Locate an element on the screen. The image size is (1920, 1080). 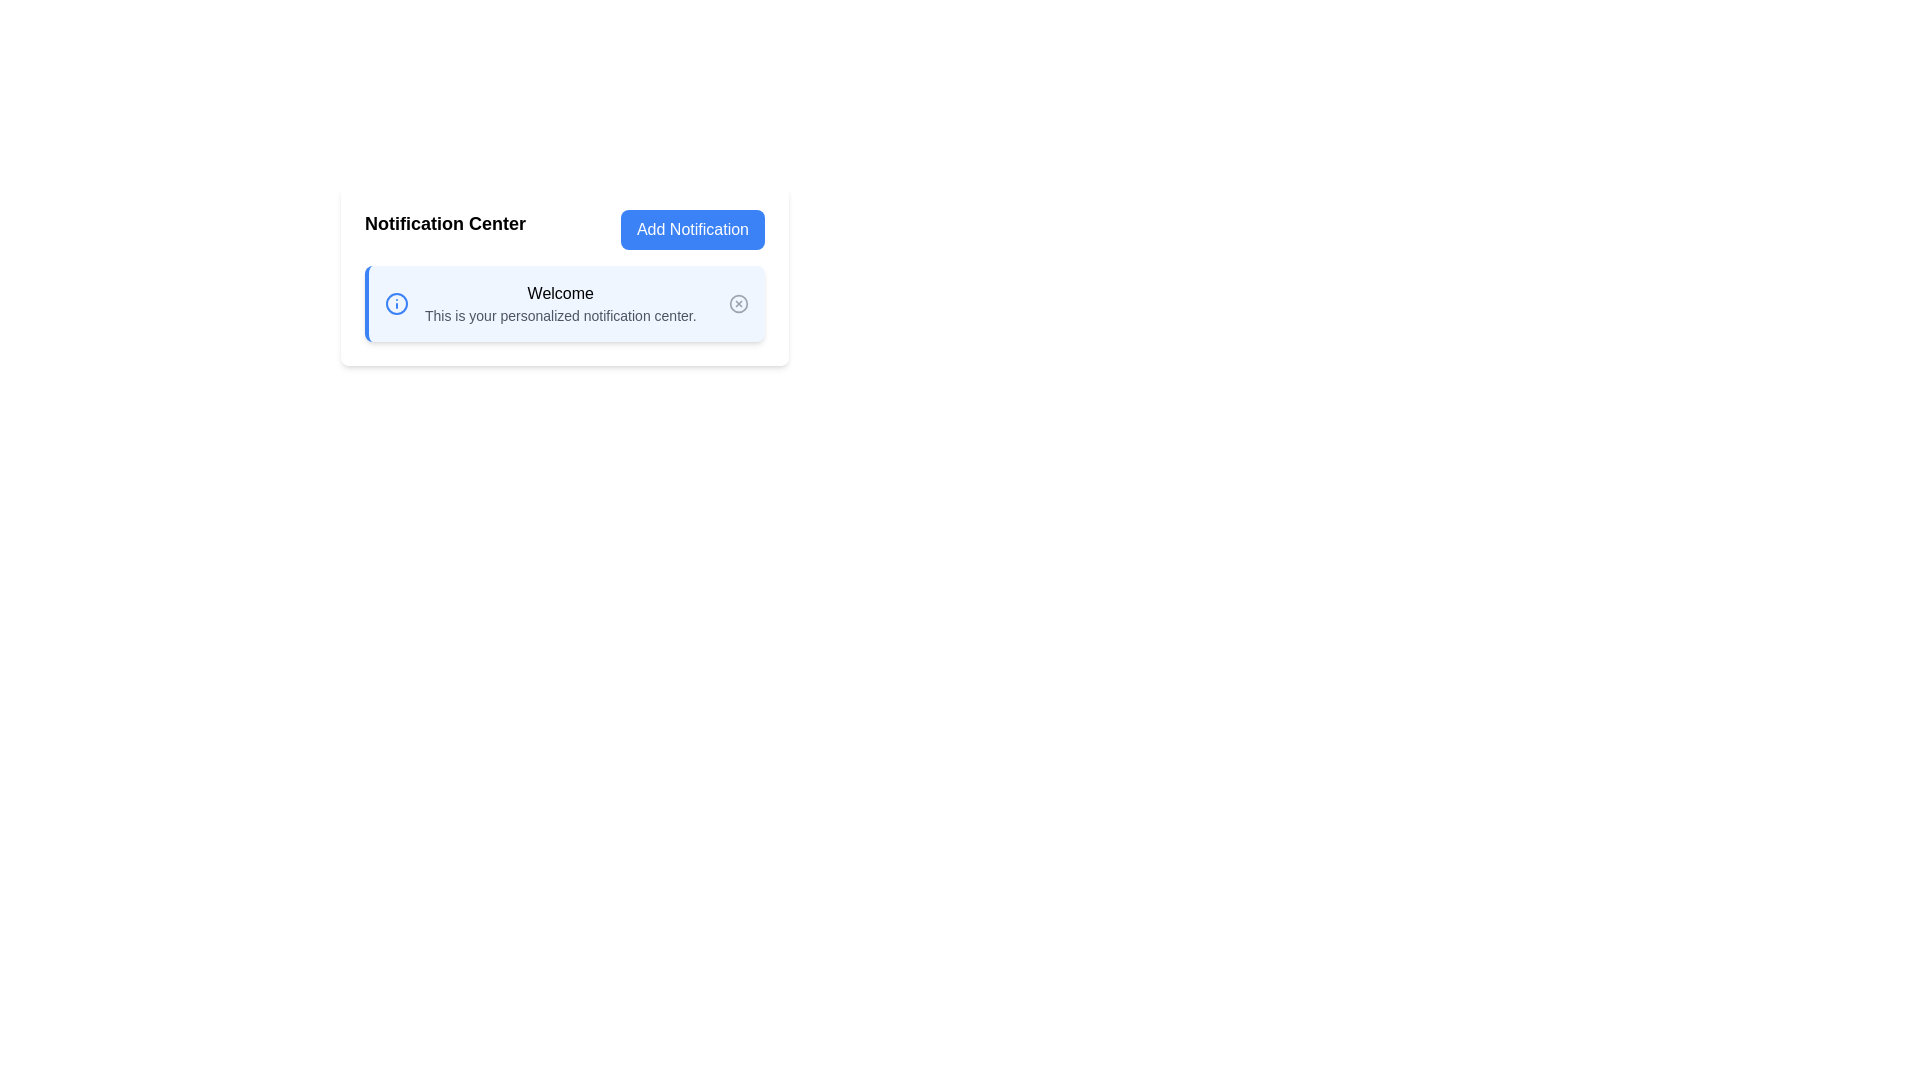
the Close Button located at the top right corner of the notification area containing the text 'Welcome' is located at coordinates (738, 304).